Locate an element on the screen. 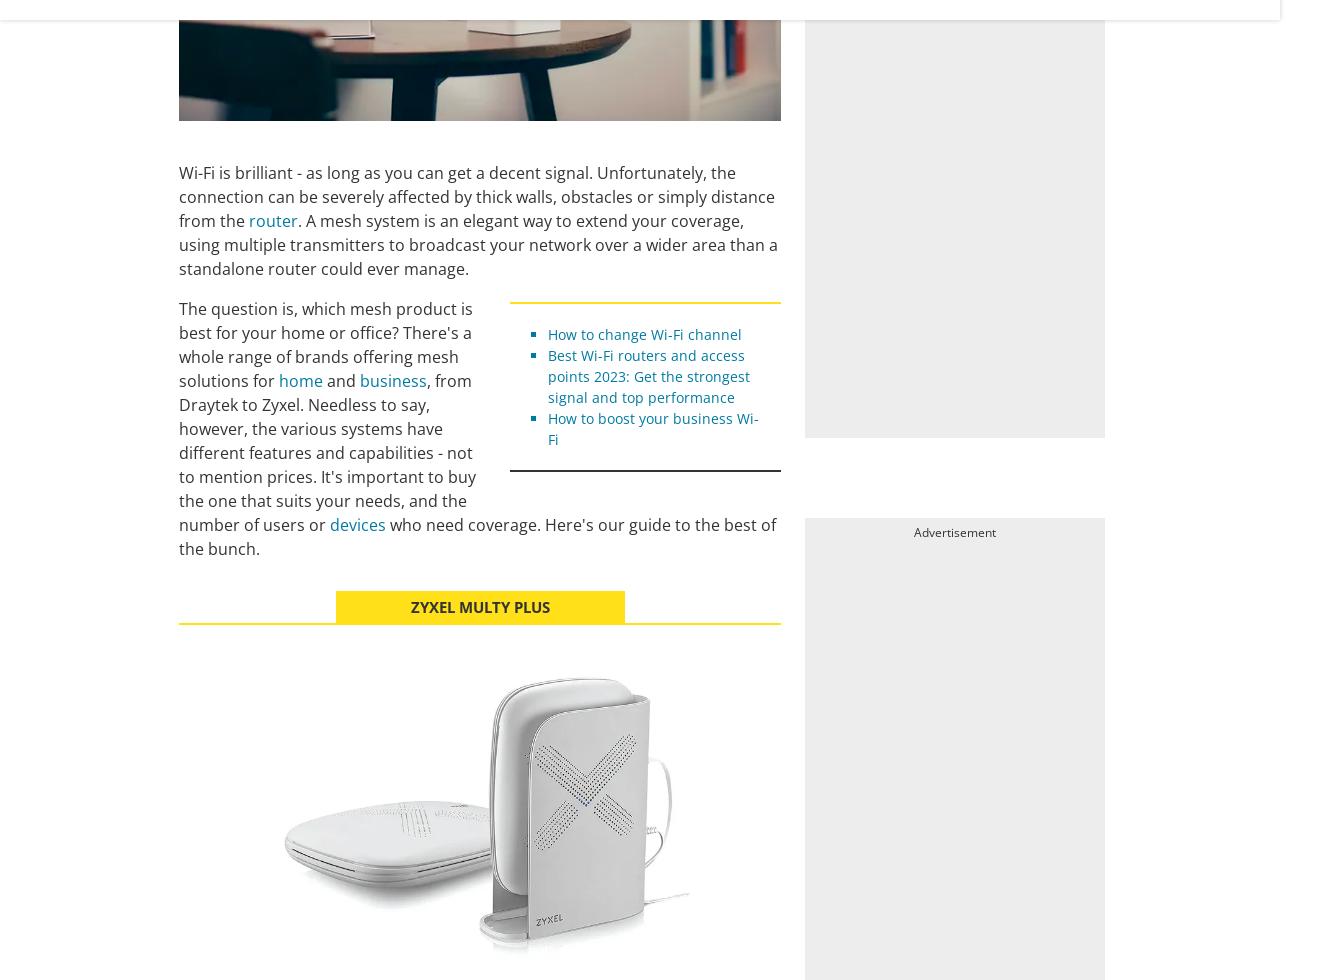  'and' is located at coordinates (322, 381).